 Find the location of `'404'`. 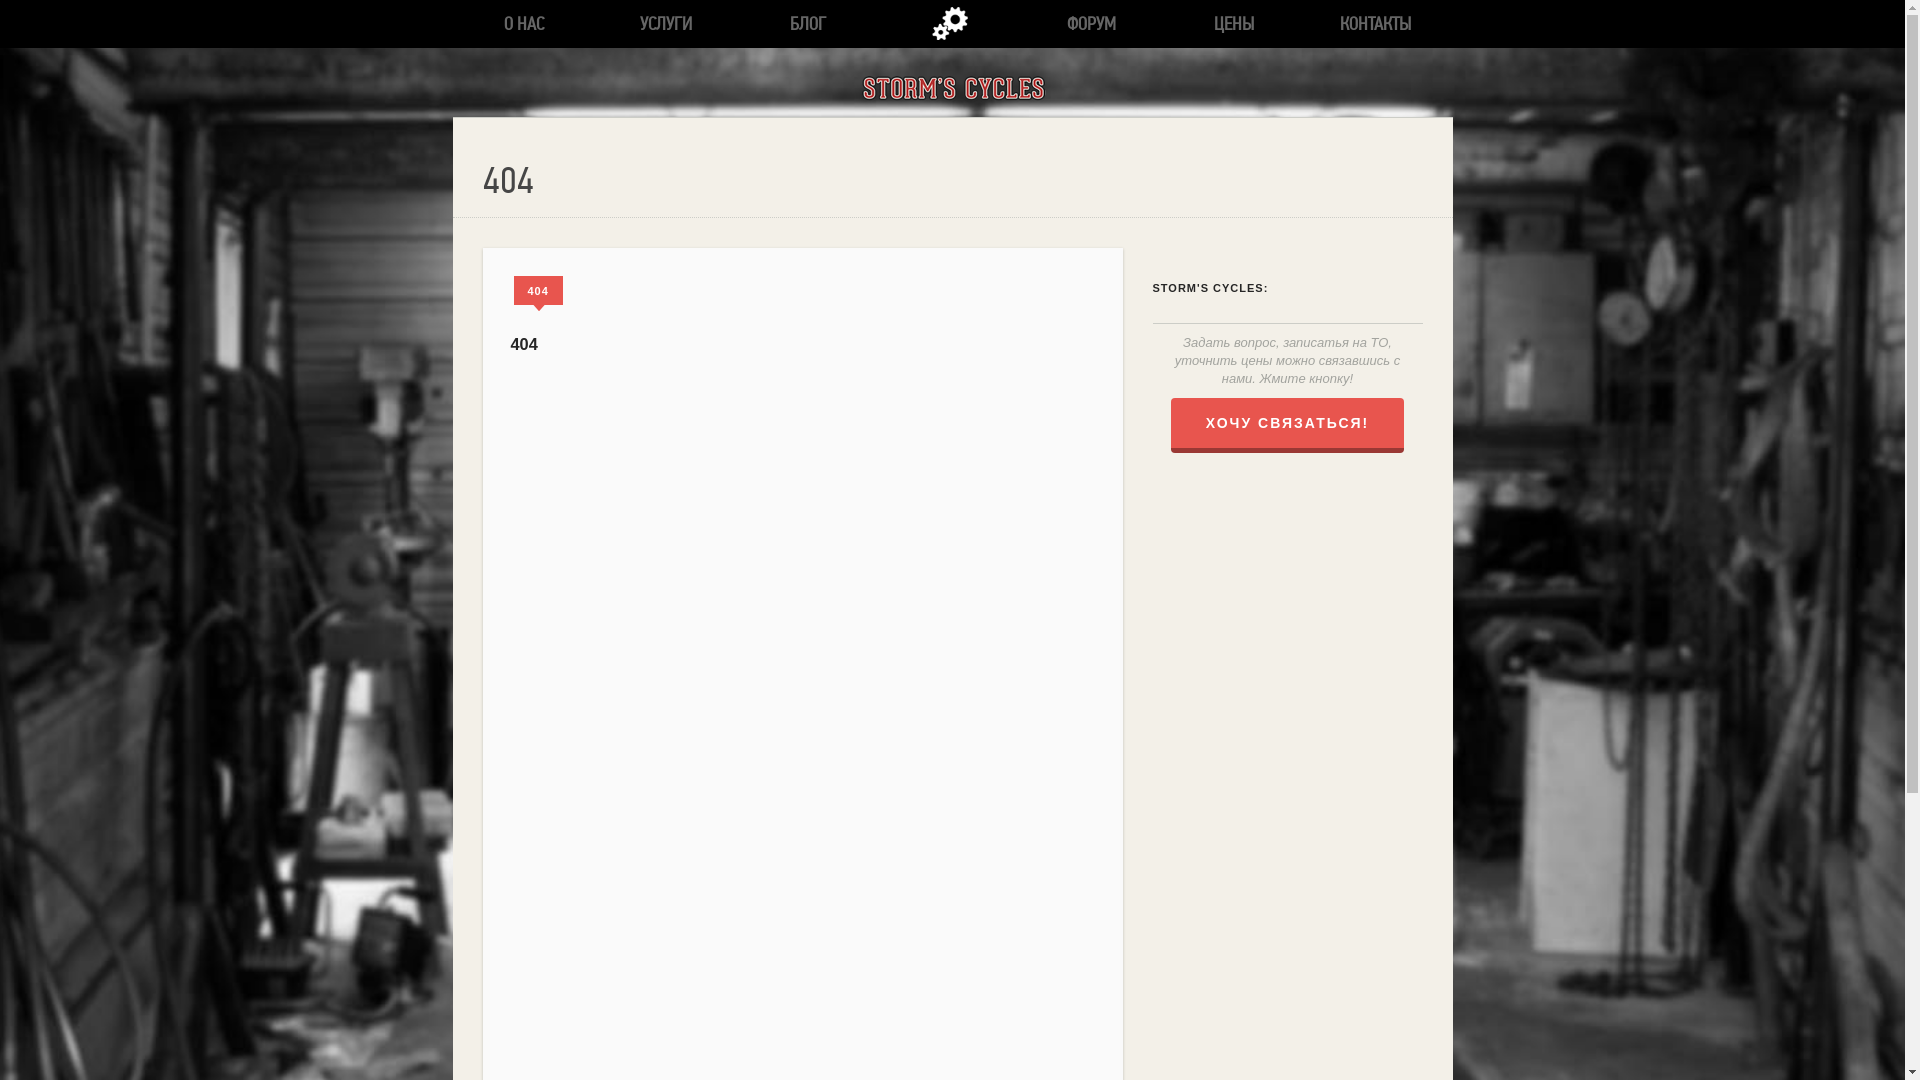

'404' is located at coordinates (538, 290).